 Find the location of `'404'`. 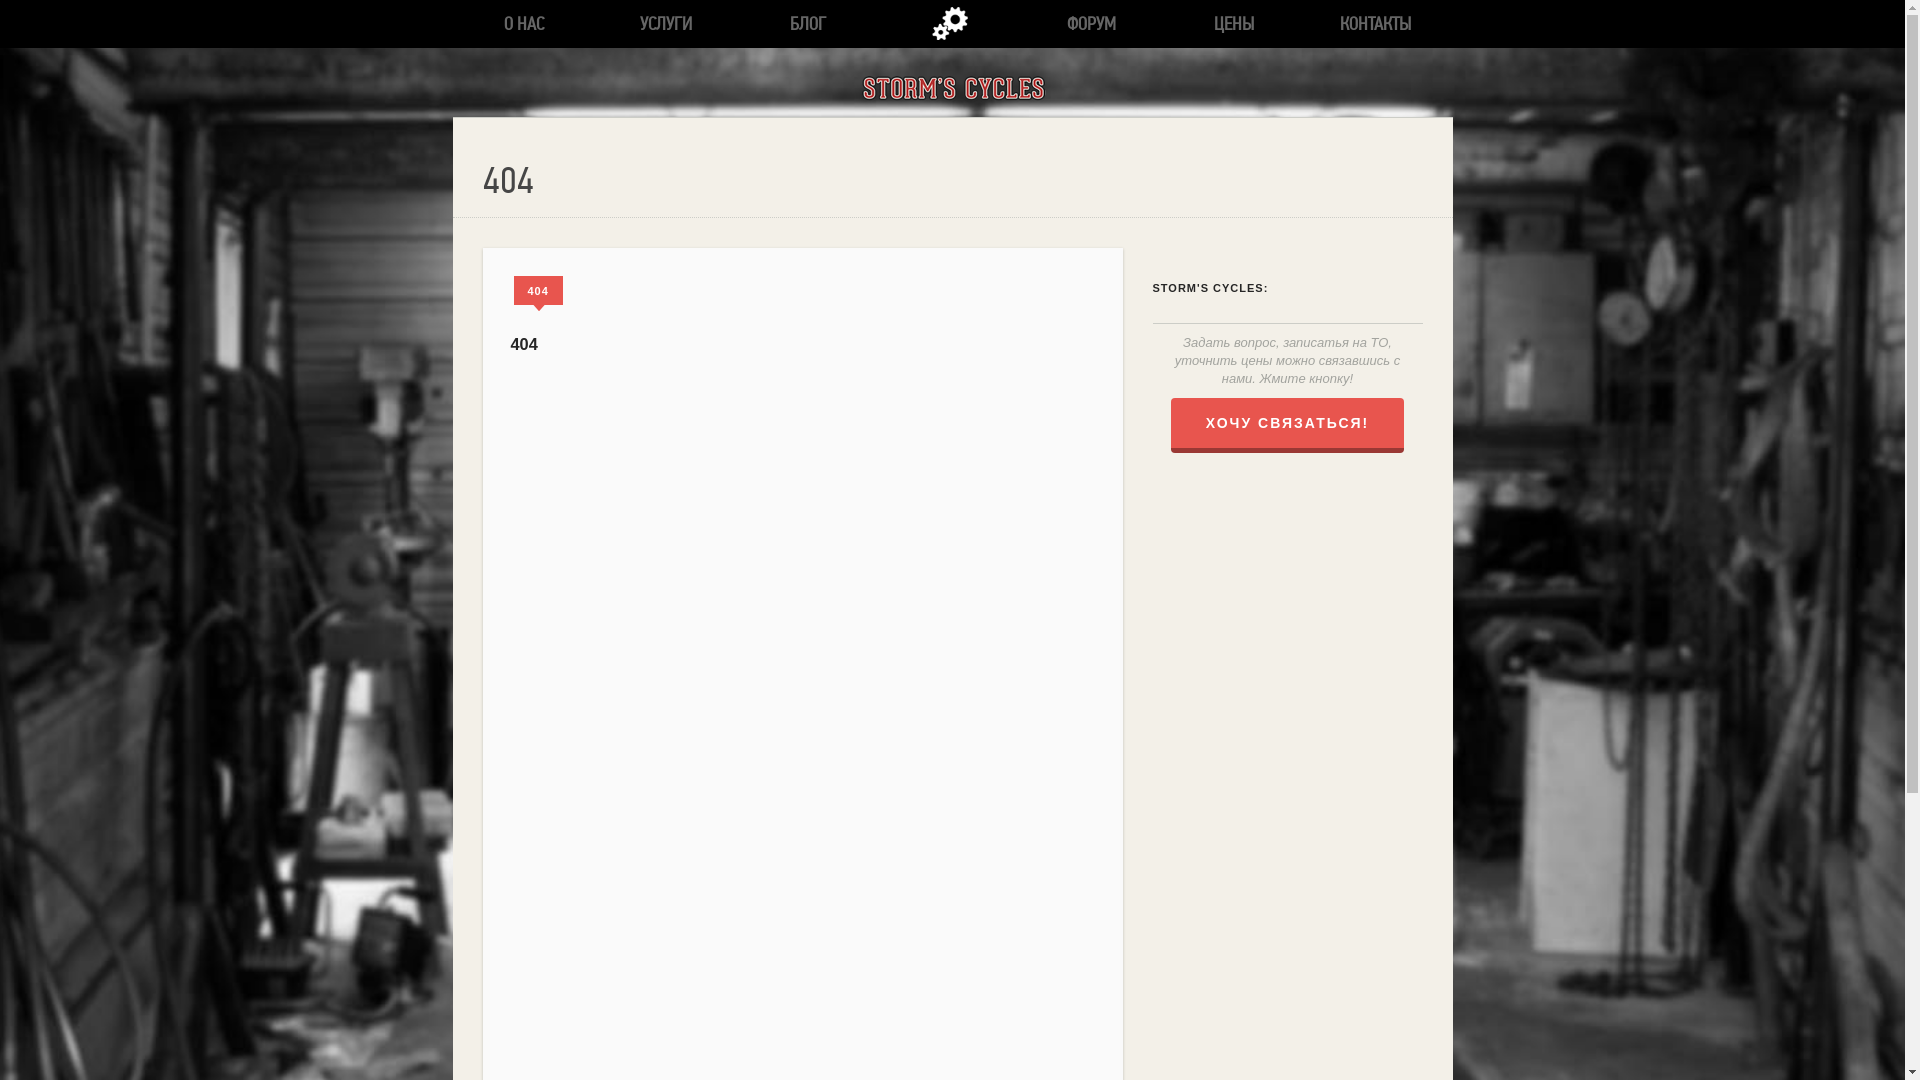

'404' is located at coordinates (538, 290).